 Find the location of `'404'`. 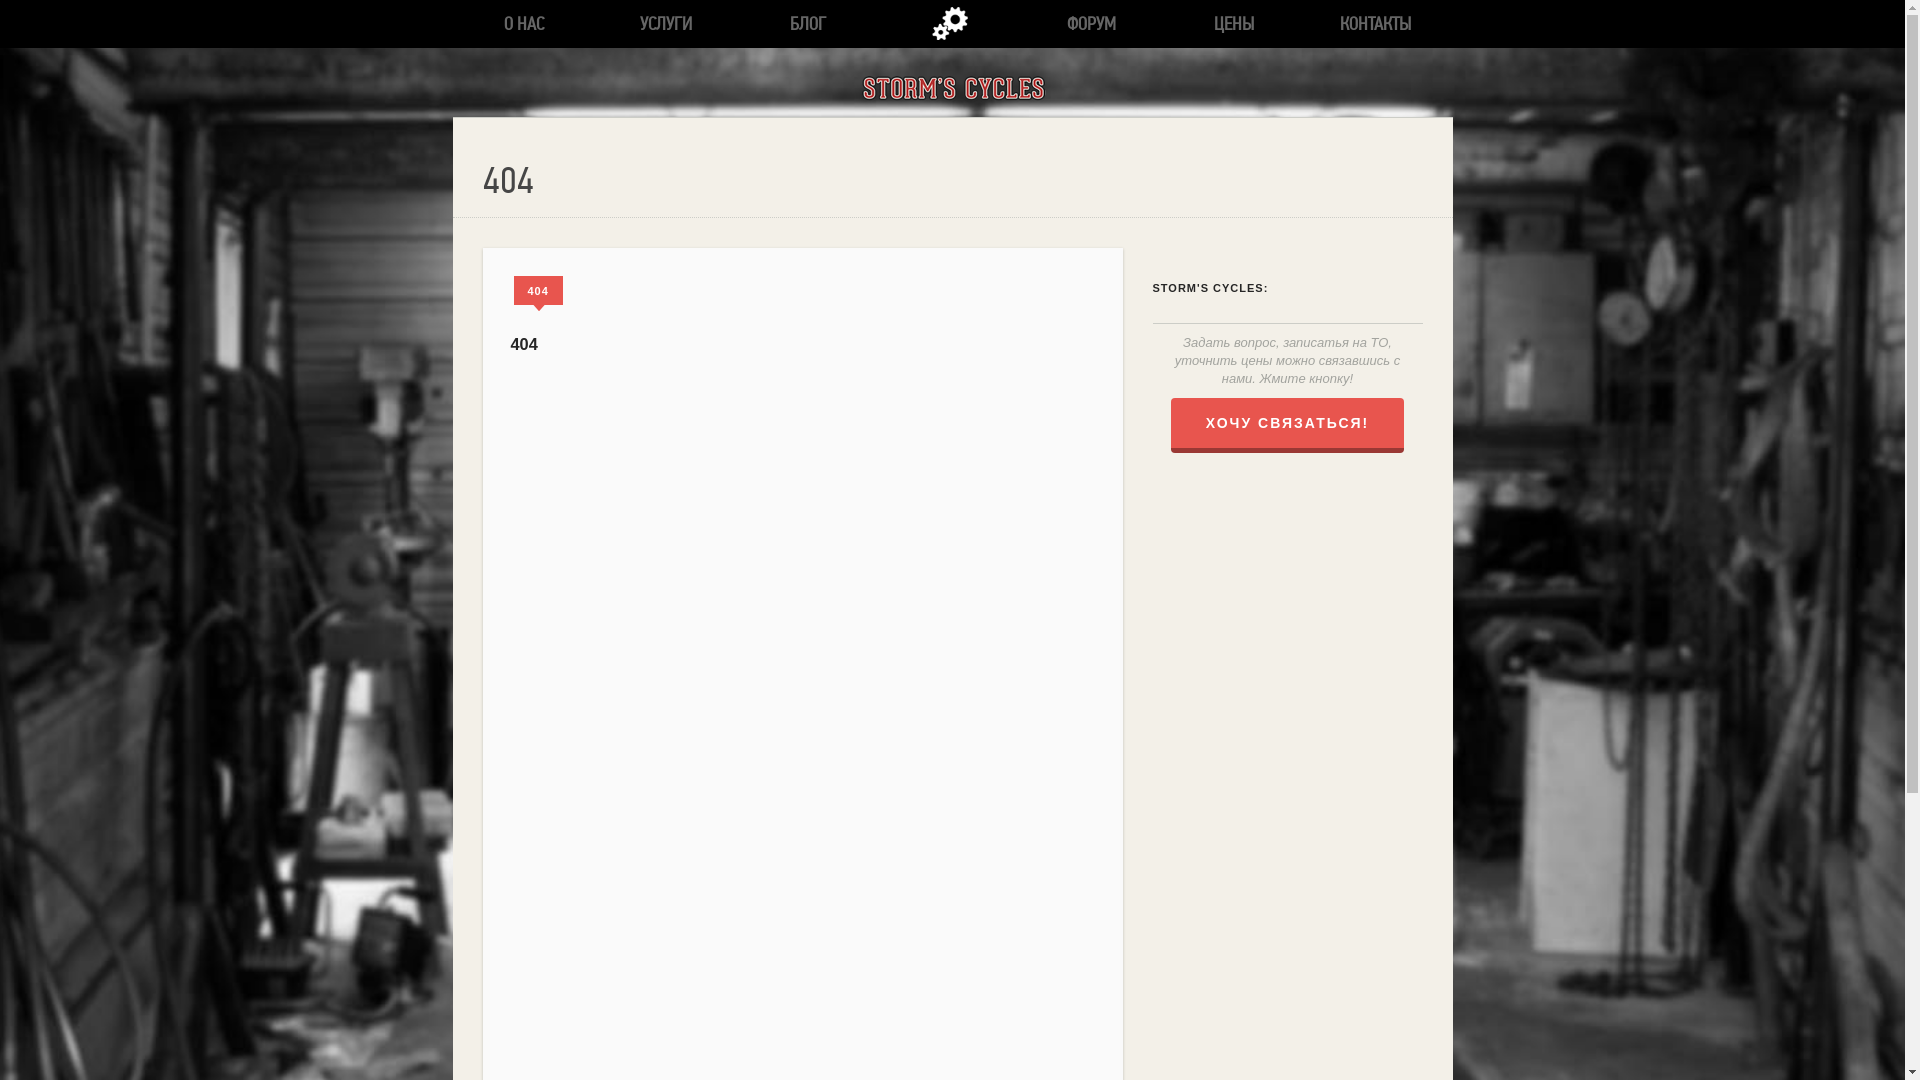

'404' is located at coordinates (538, 290).